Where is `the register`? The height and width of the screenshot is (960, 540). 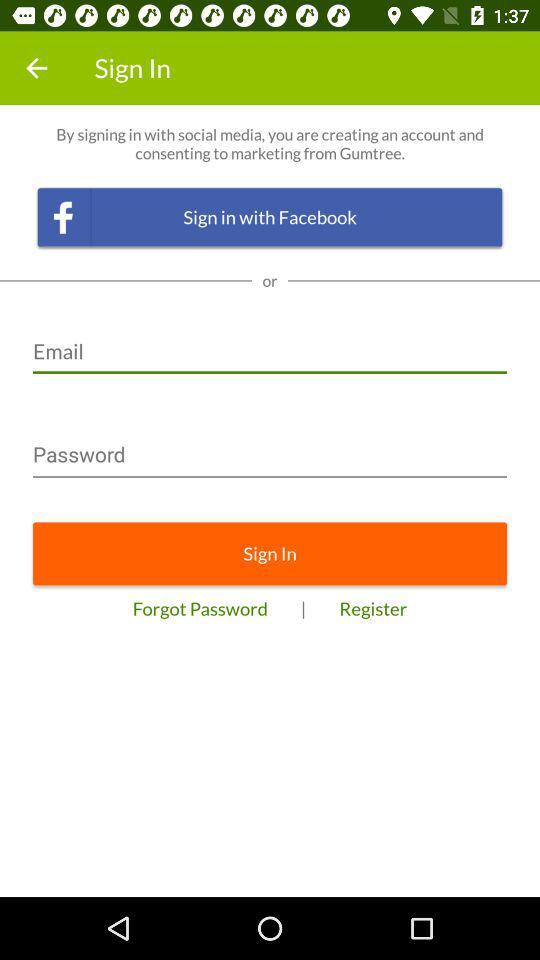 the register is located at coordinates (373, 607).